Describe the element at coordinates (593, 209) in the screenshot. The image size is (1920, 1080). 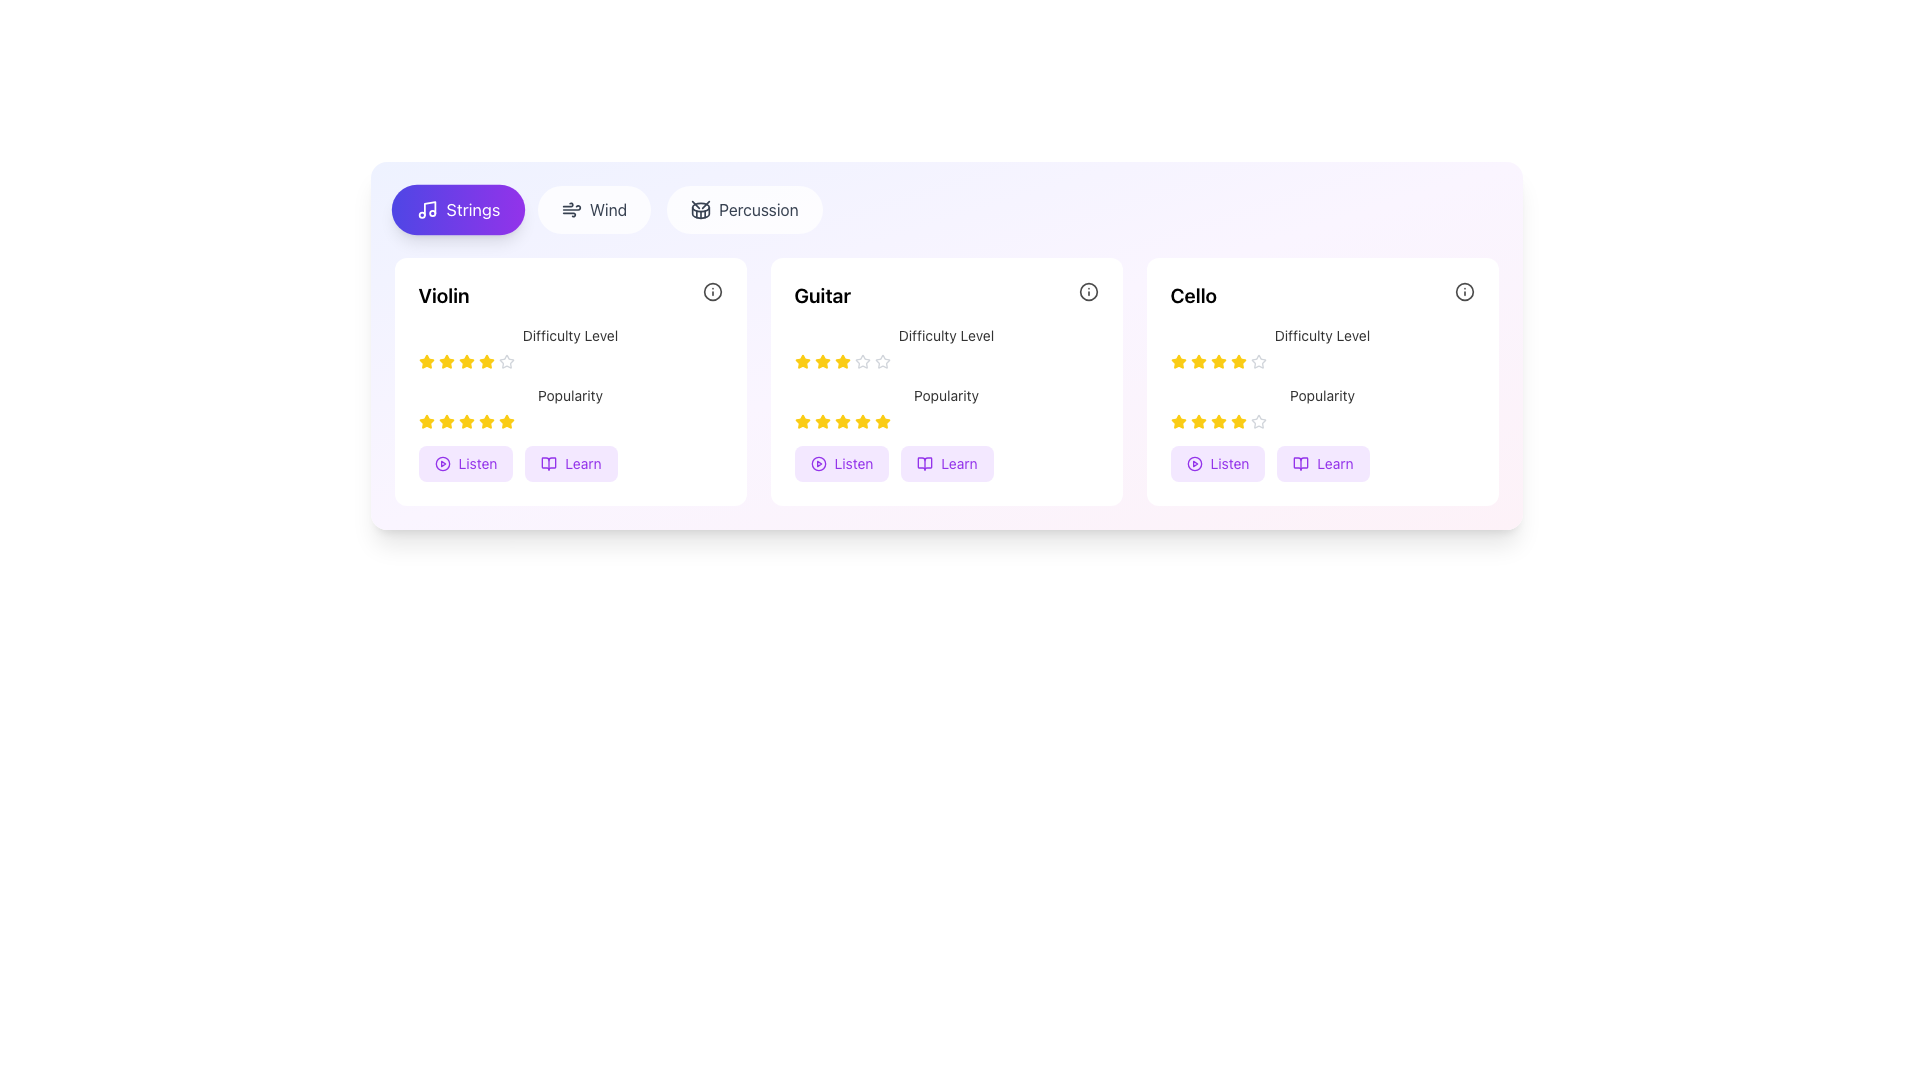
I see `the 'Wind' button for keyboard interaction` at that location.